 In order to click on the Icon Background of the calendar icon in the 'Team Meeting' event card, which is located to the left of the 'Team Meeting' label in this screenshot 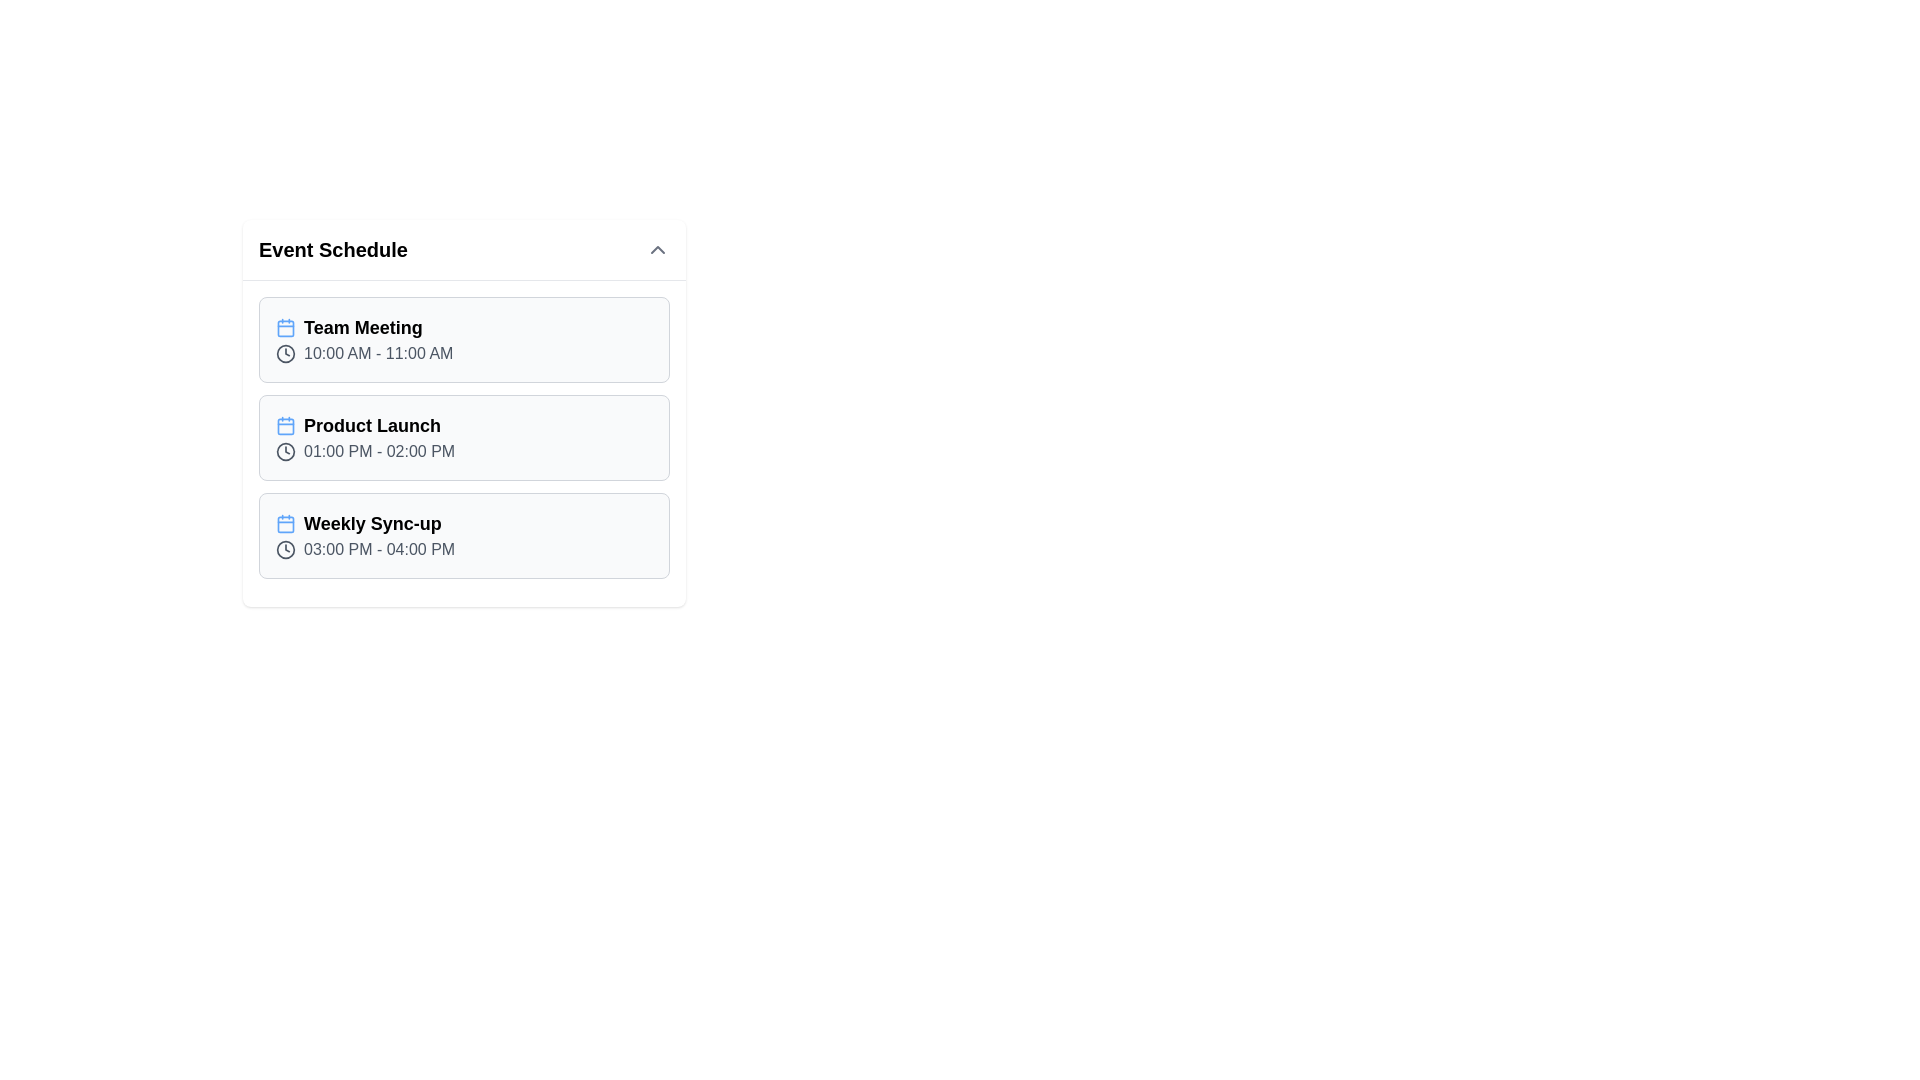, I will do `click(285, 326)`.